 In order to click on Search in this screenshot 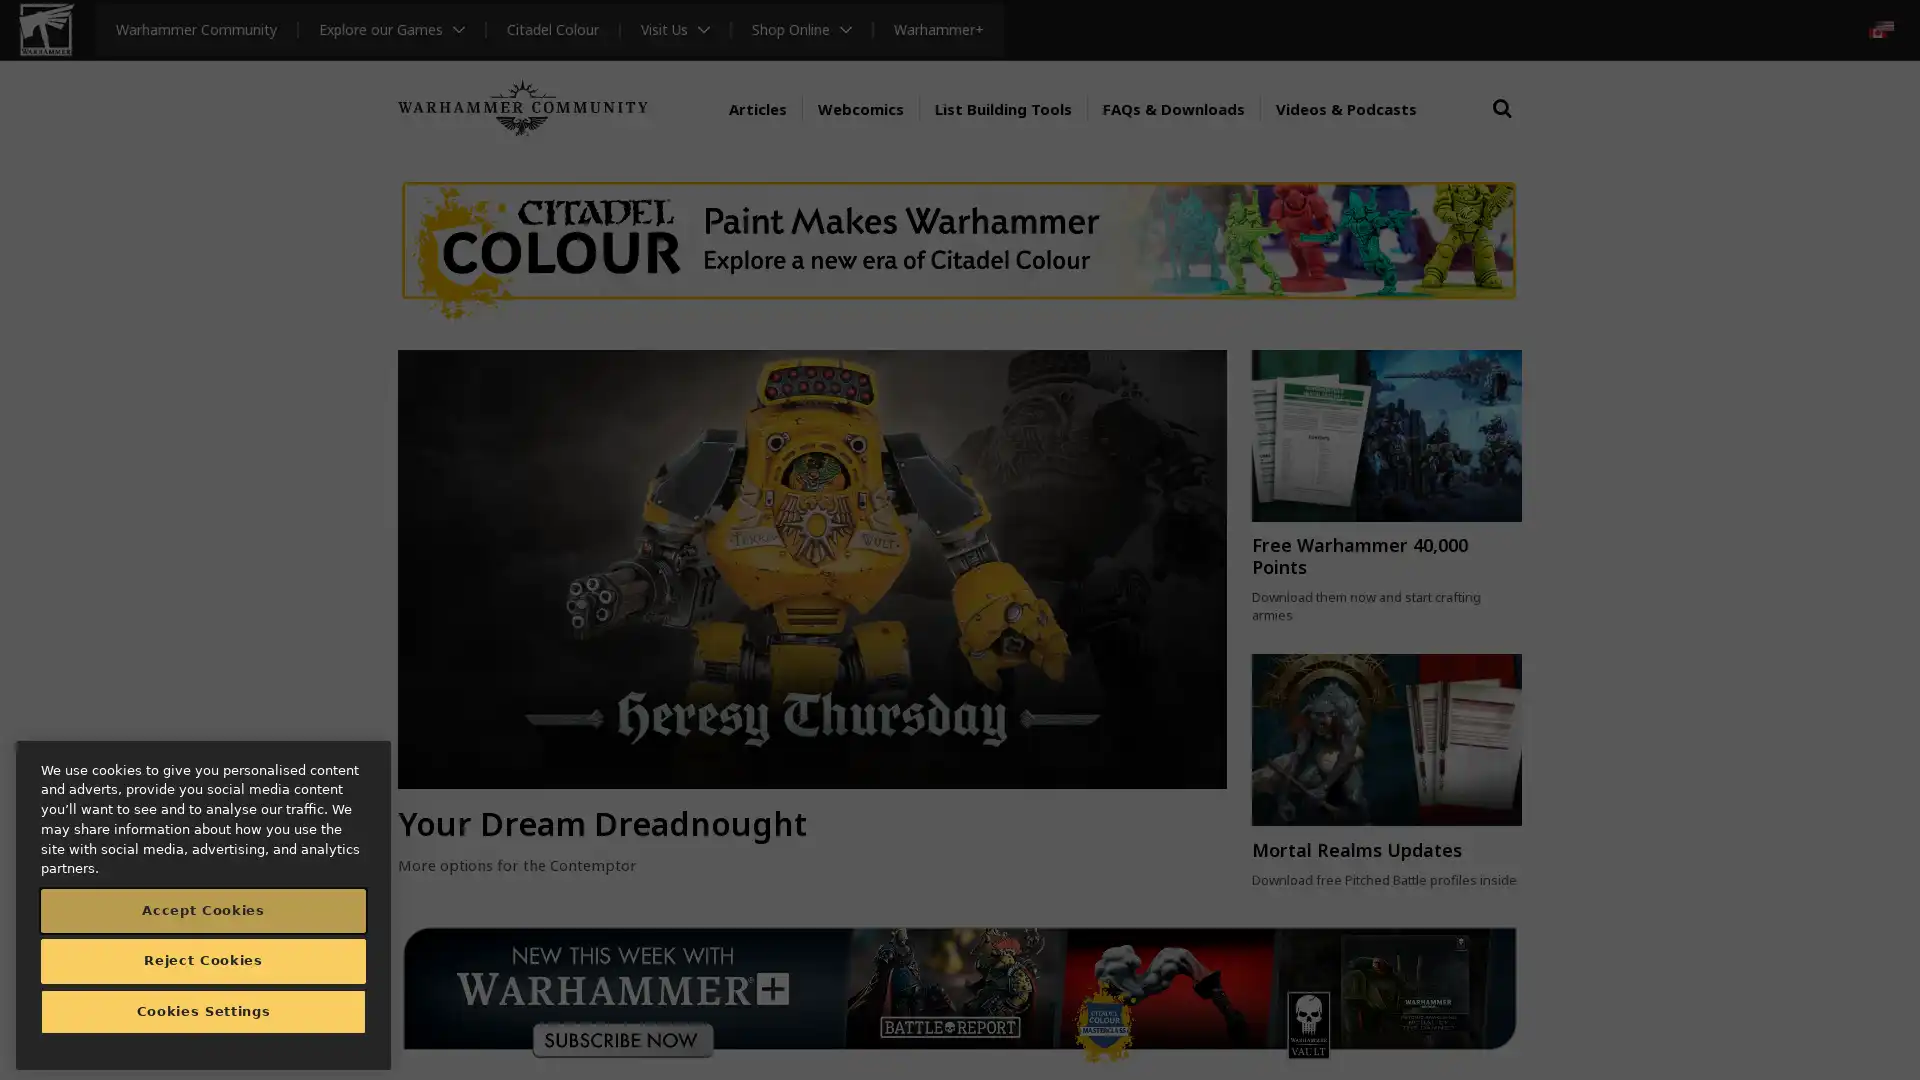, I will do `click(1502, 127)`.